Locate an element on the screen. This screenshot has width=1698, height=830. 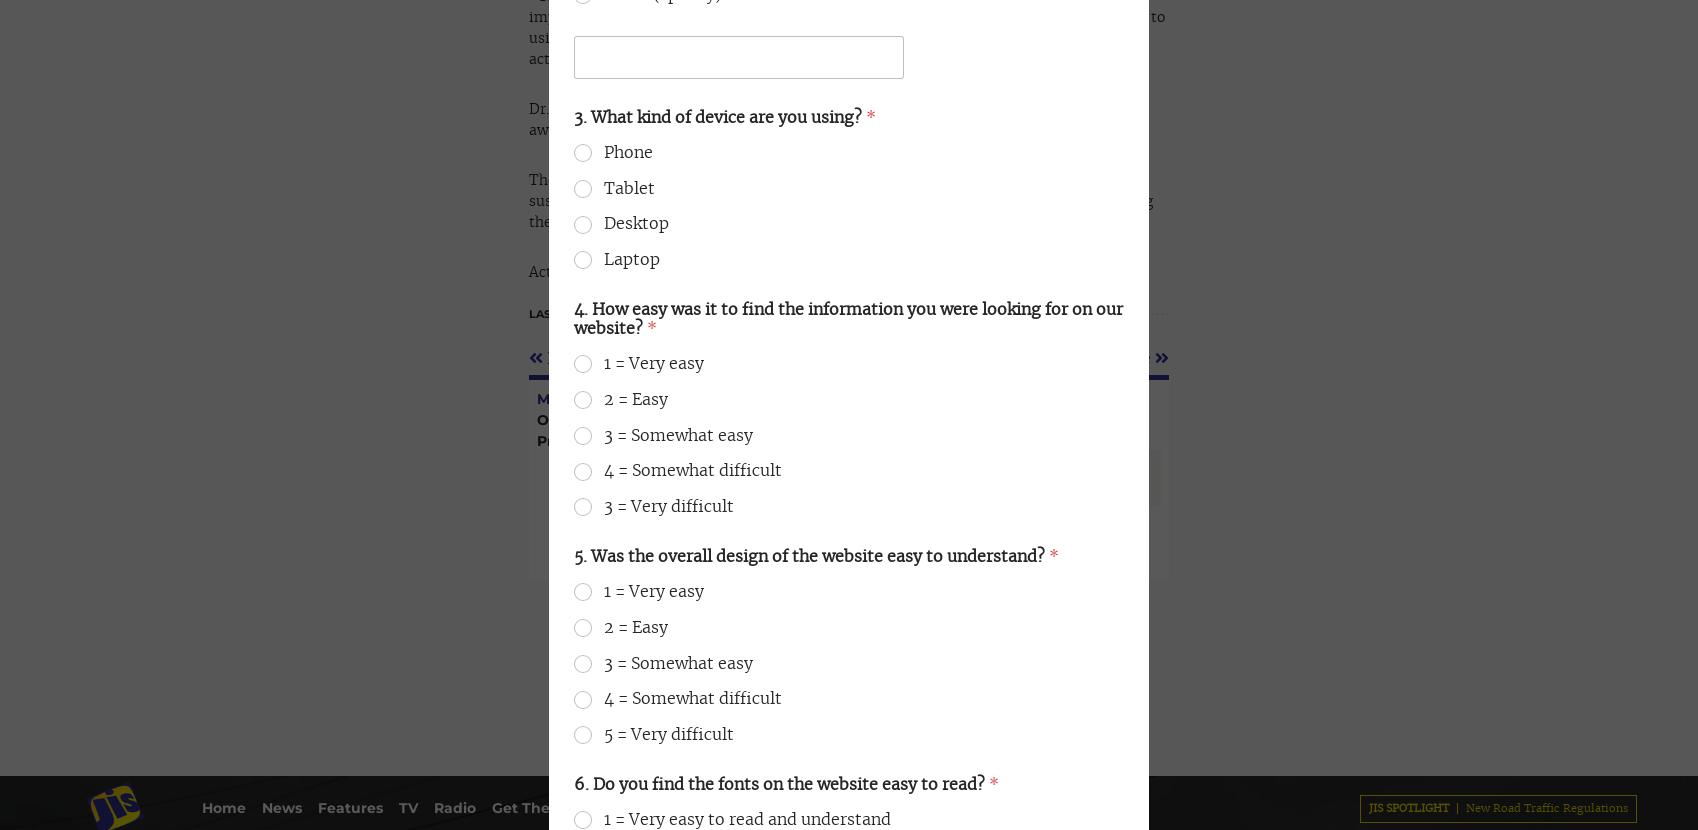
'Prime Minister' is located at coordinates (653, 90).